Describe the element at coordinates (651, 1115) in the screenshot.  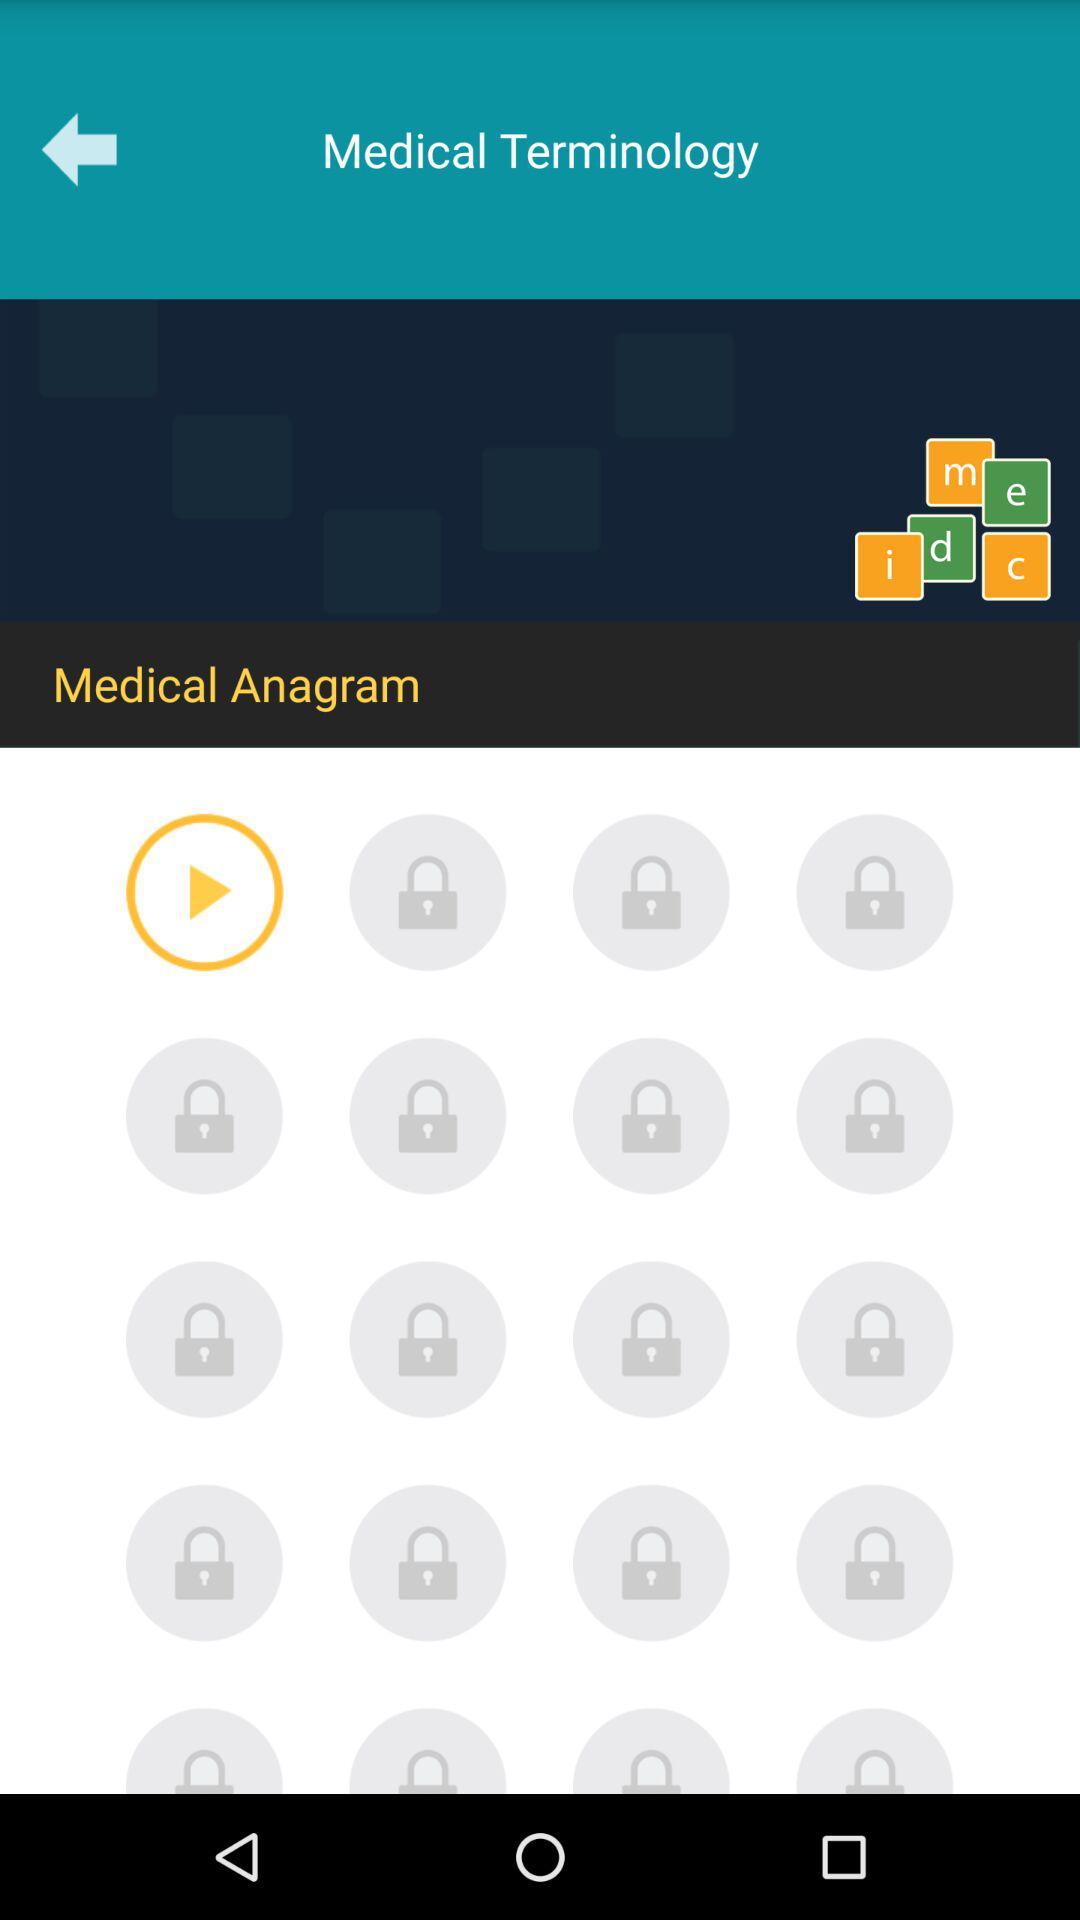
I see `choose option` at that location.